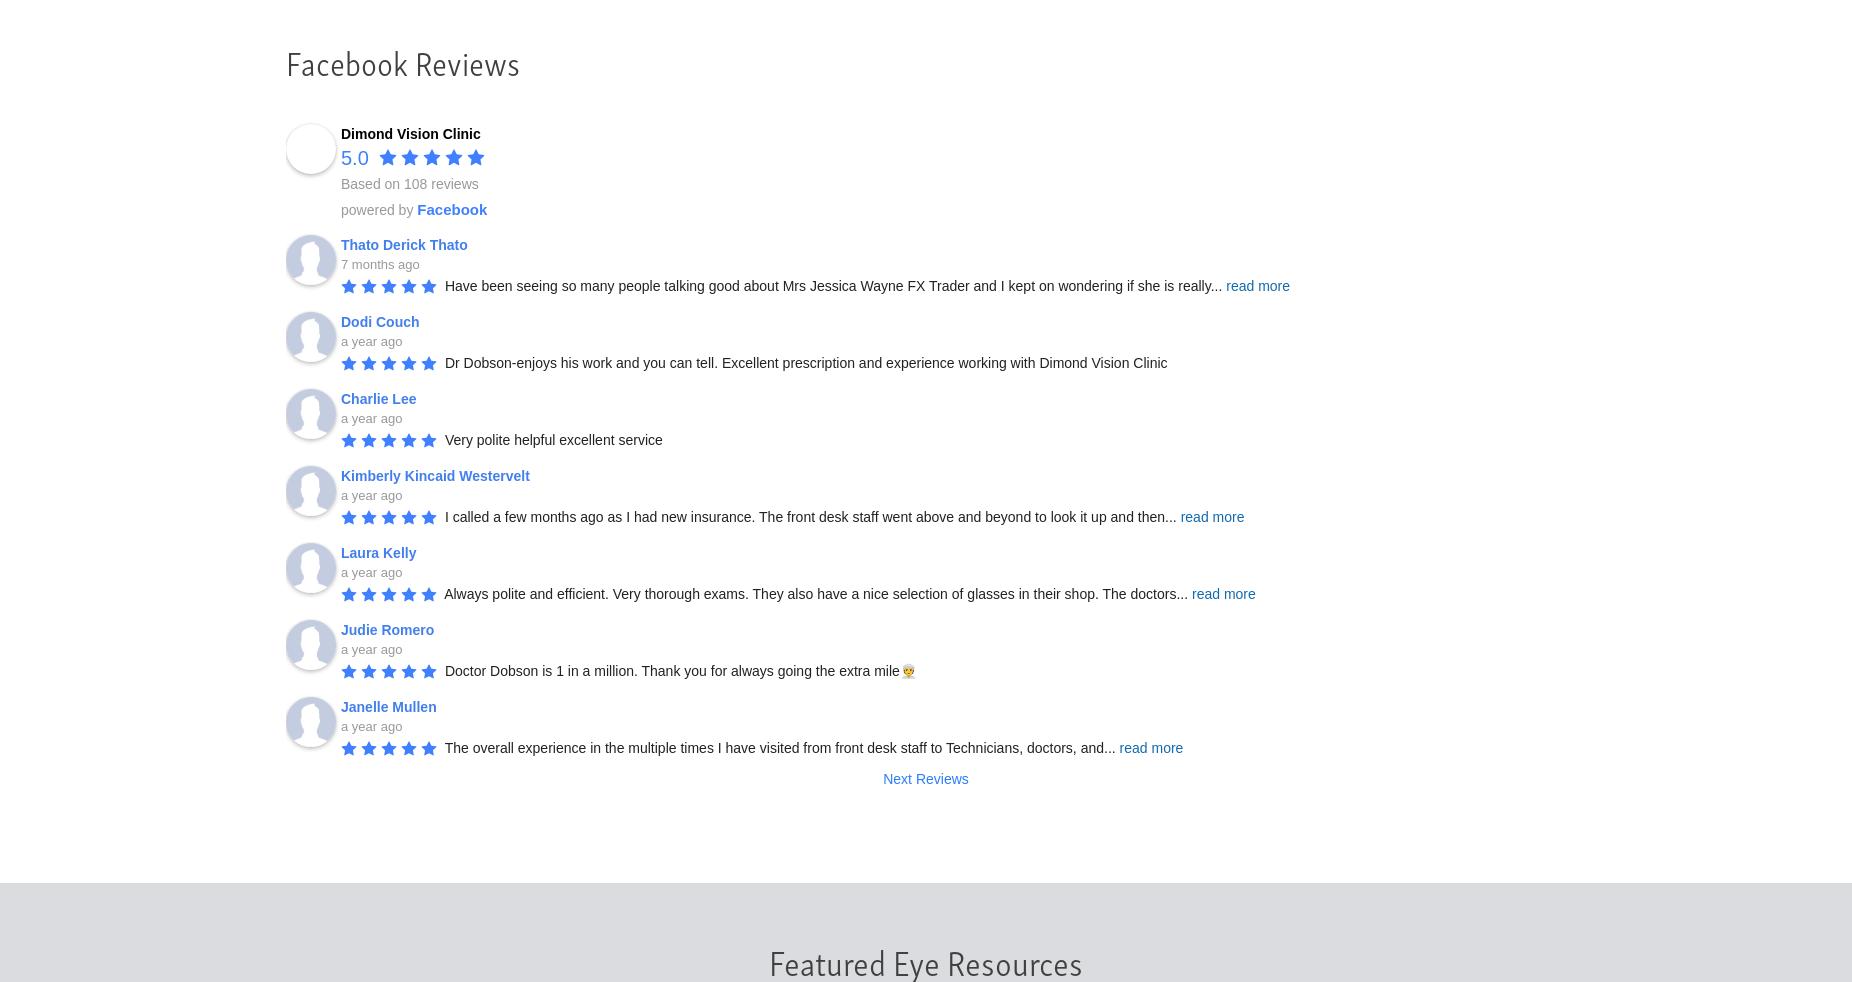 This screenshot has width=1852, height=982. I want to click on 'Janelle Mullen', so click(388, 704).